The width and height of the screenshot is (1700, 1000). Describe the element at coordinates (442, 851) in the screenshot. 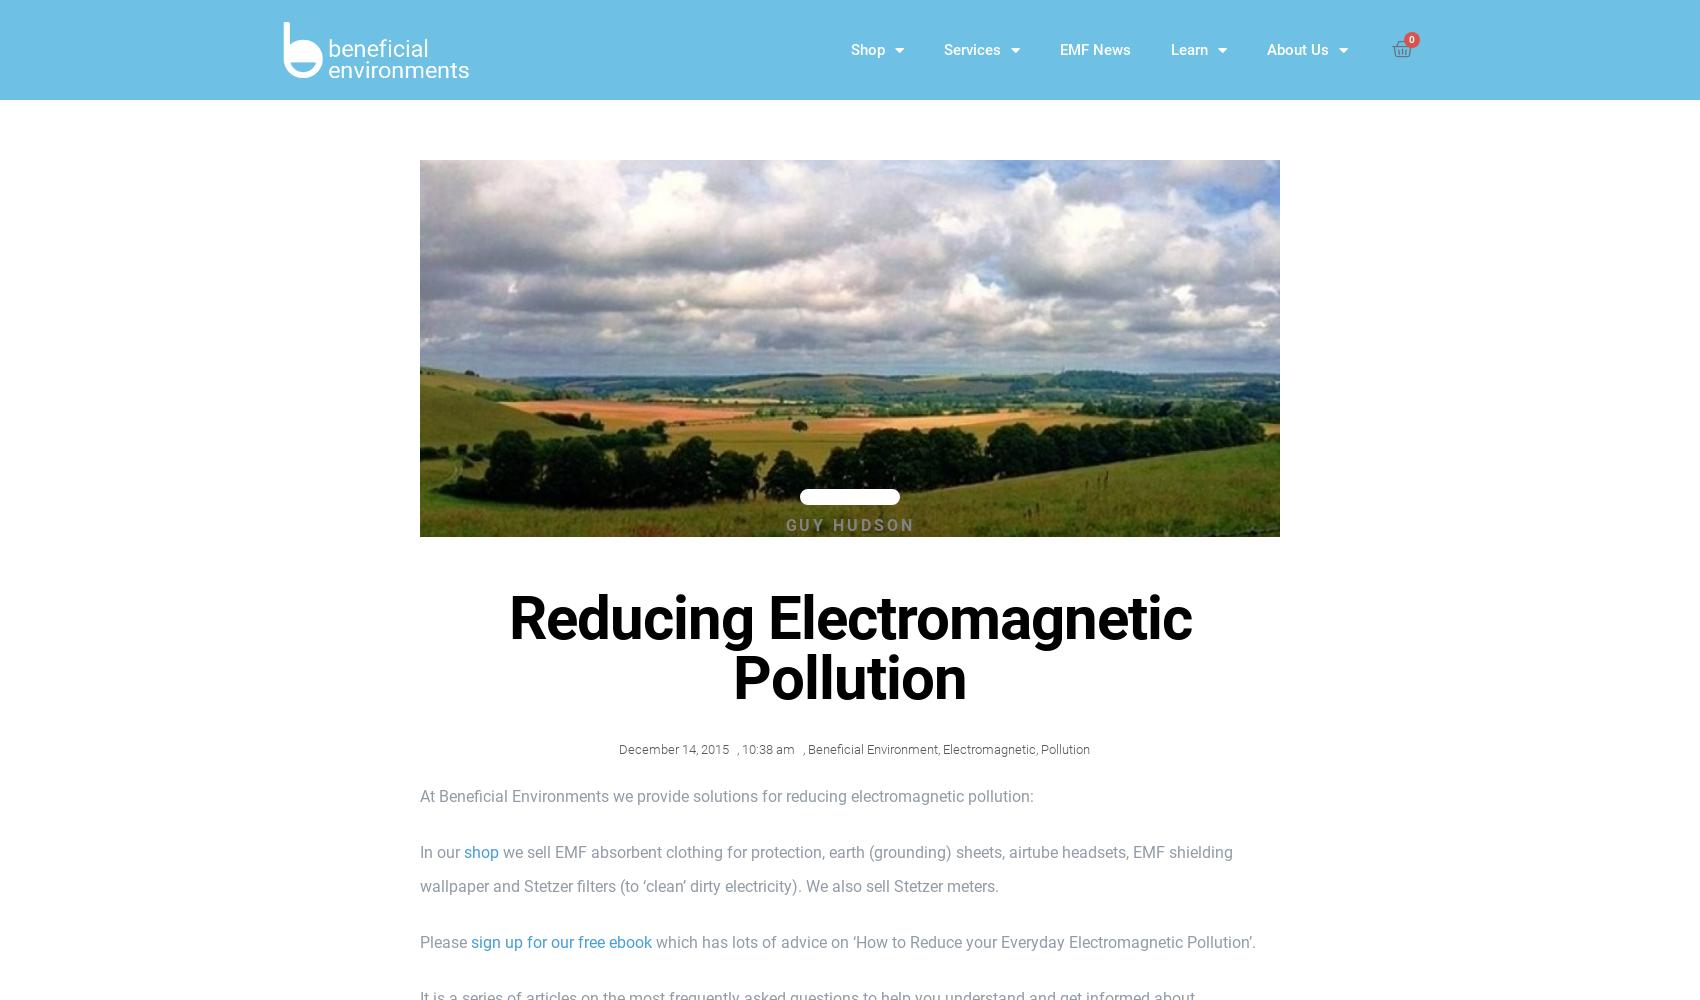

I see `'In our'` at that location.